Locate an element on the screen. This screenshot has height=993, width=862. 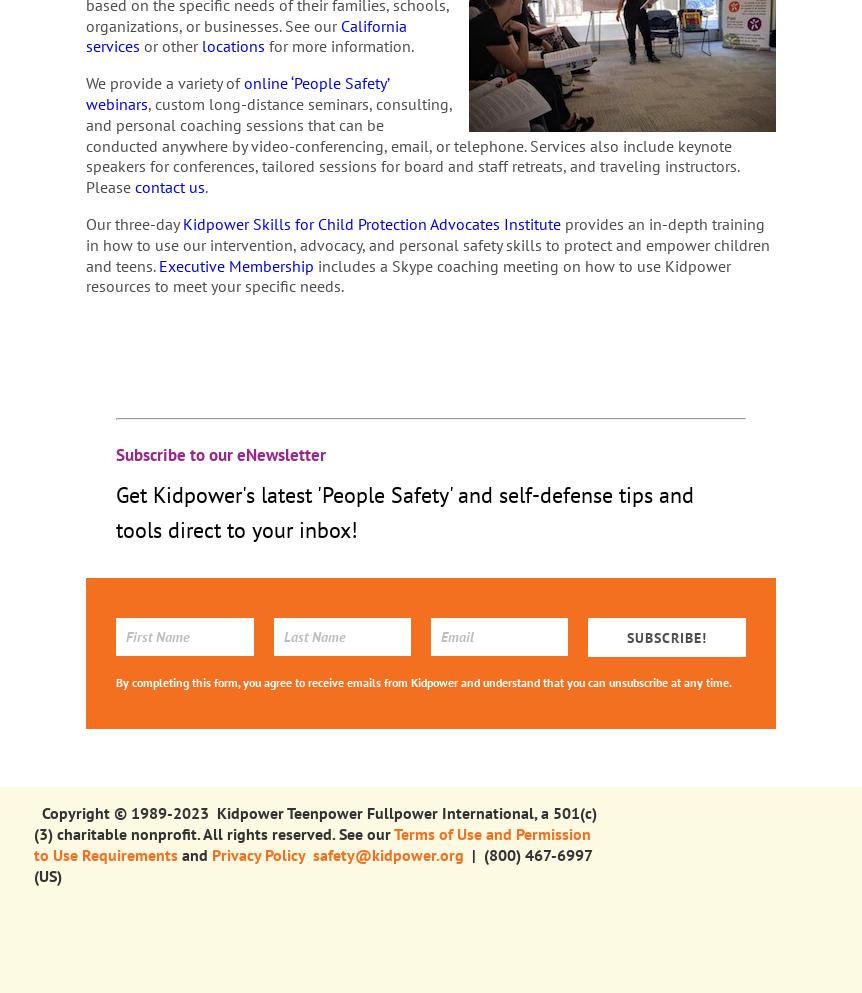
'SUBSCRIBE!' is located at coordinates (627, 636).